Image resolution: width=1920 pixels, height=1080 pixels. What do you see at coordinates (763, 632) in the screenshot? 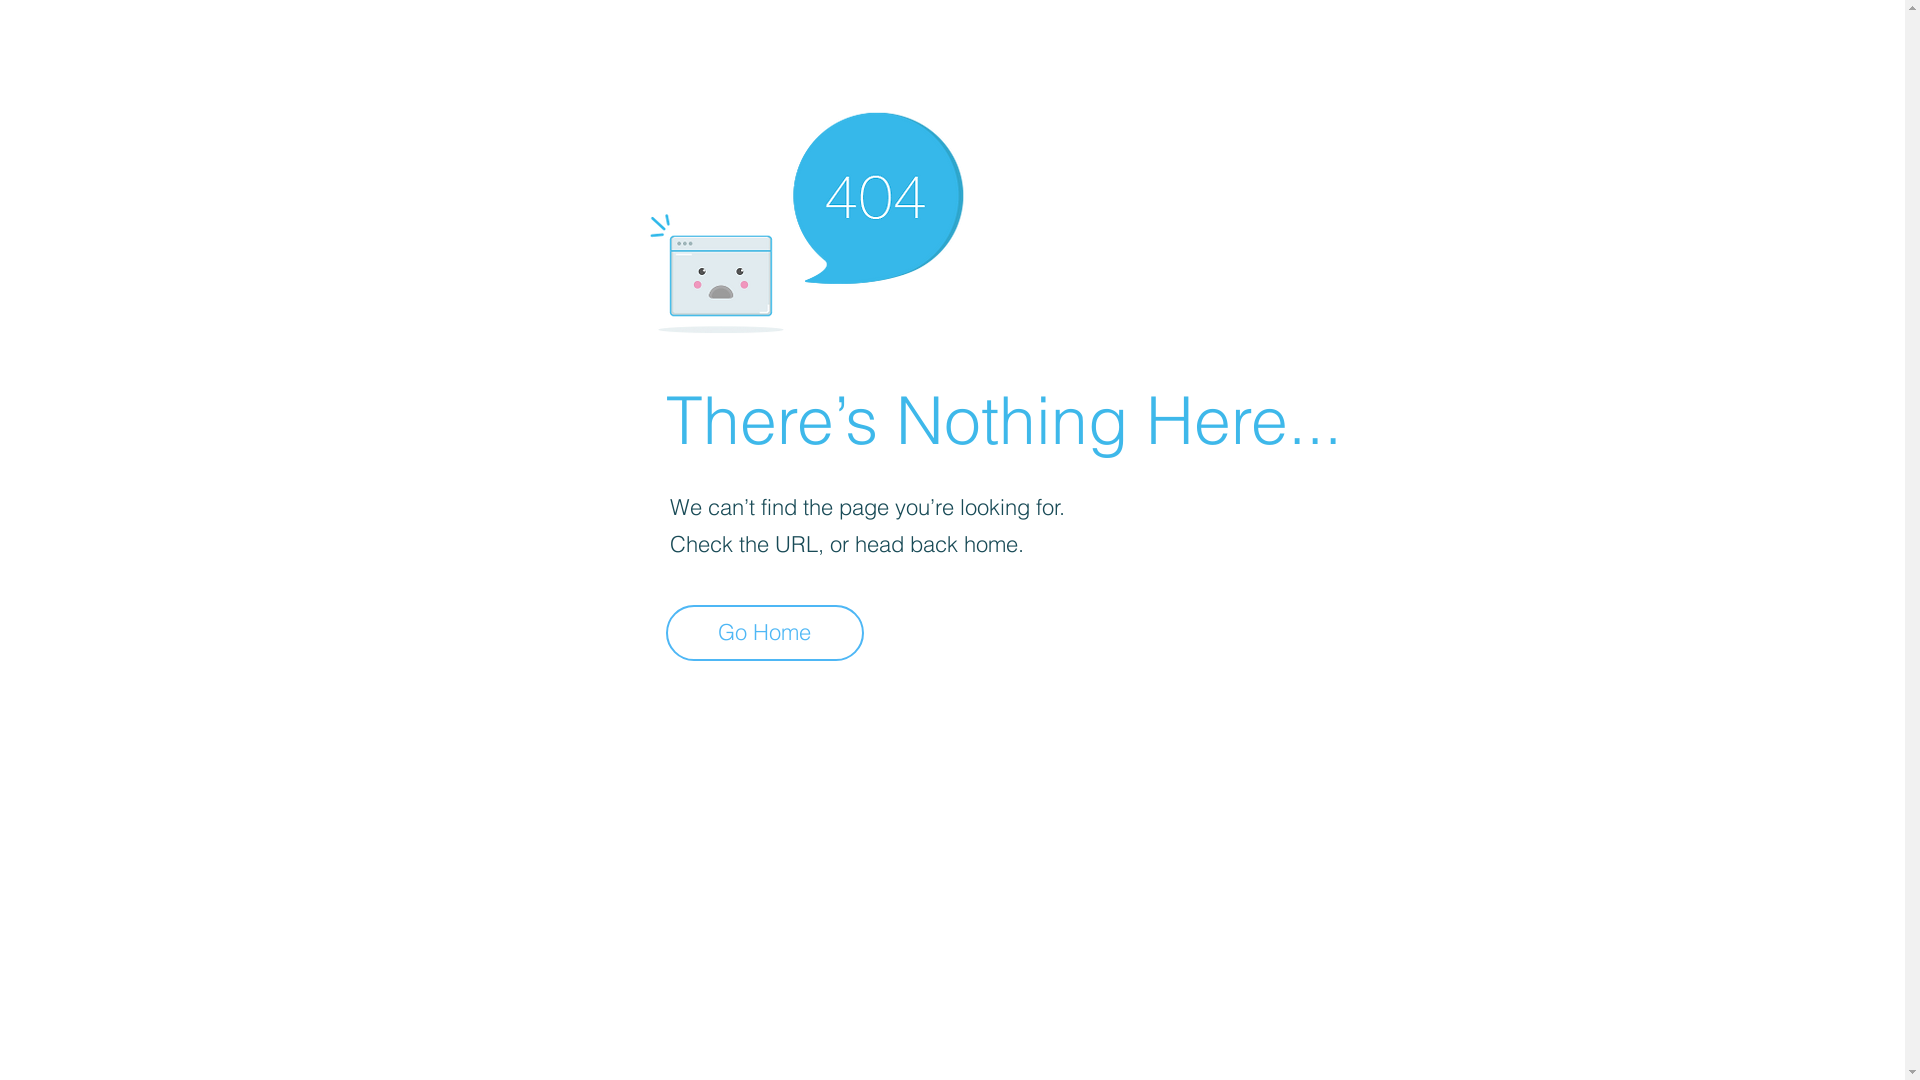
I see `'Go Home'` at bounding box center [763, 632].